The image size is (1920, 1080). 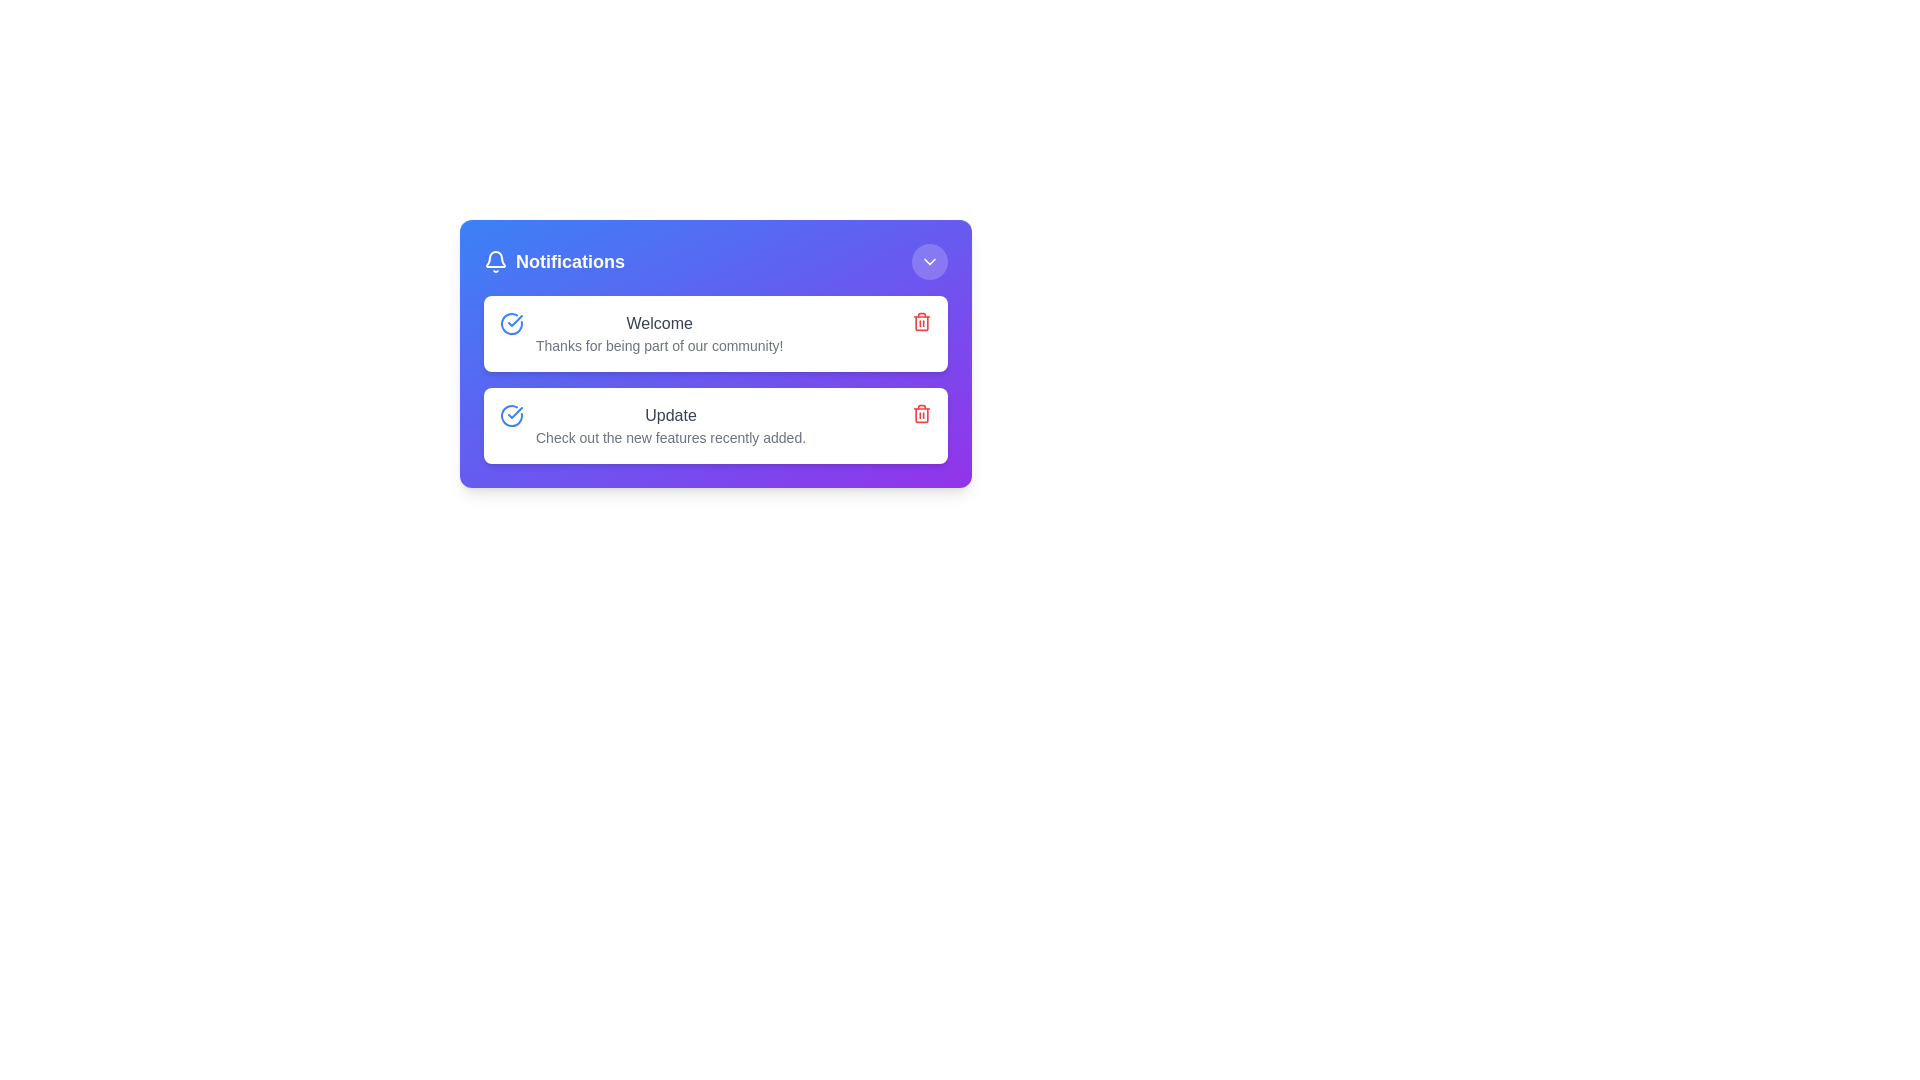 What do you see at coordinates (515, 319) in the screenshot?
I see `the lower portion of the checkmark within the blue circle icon, which serves as an indicator for the notification status` at bounding box center [515, 319].